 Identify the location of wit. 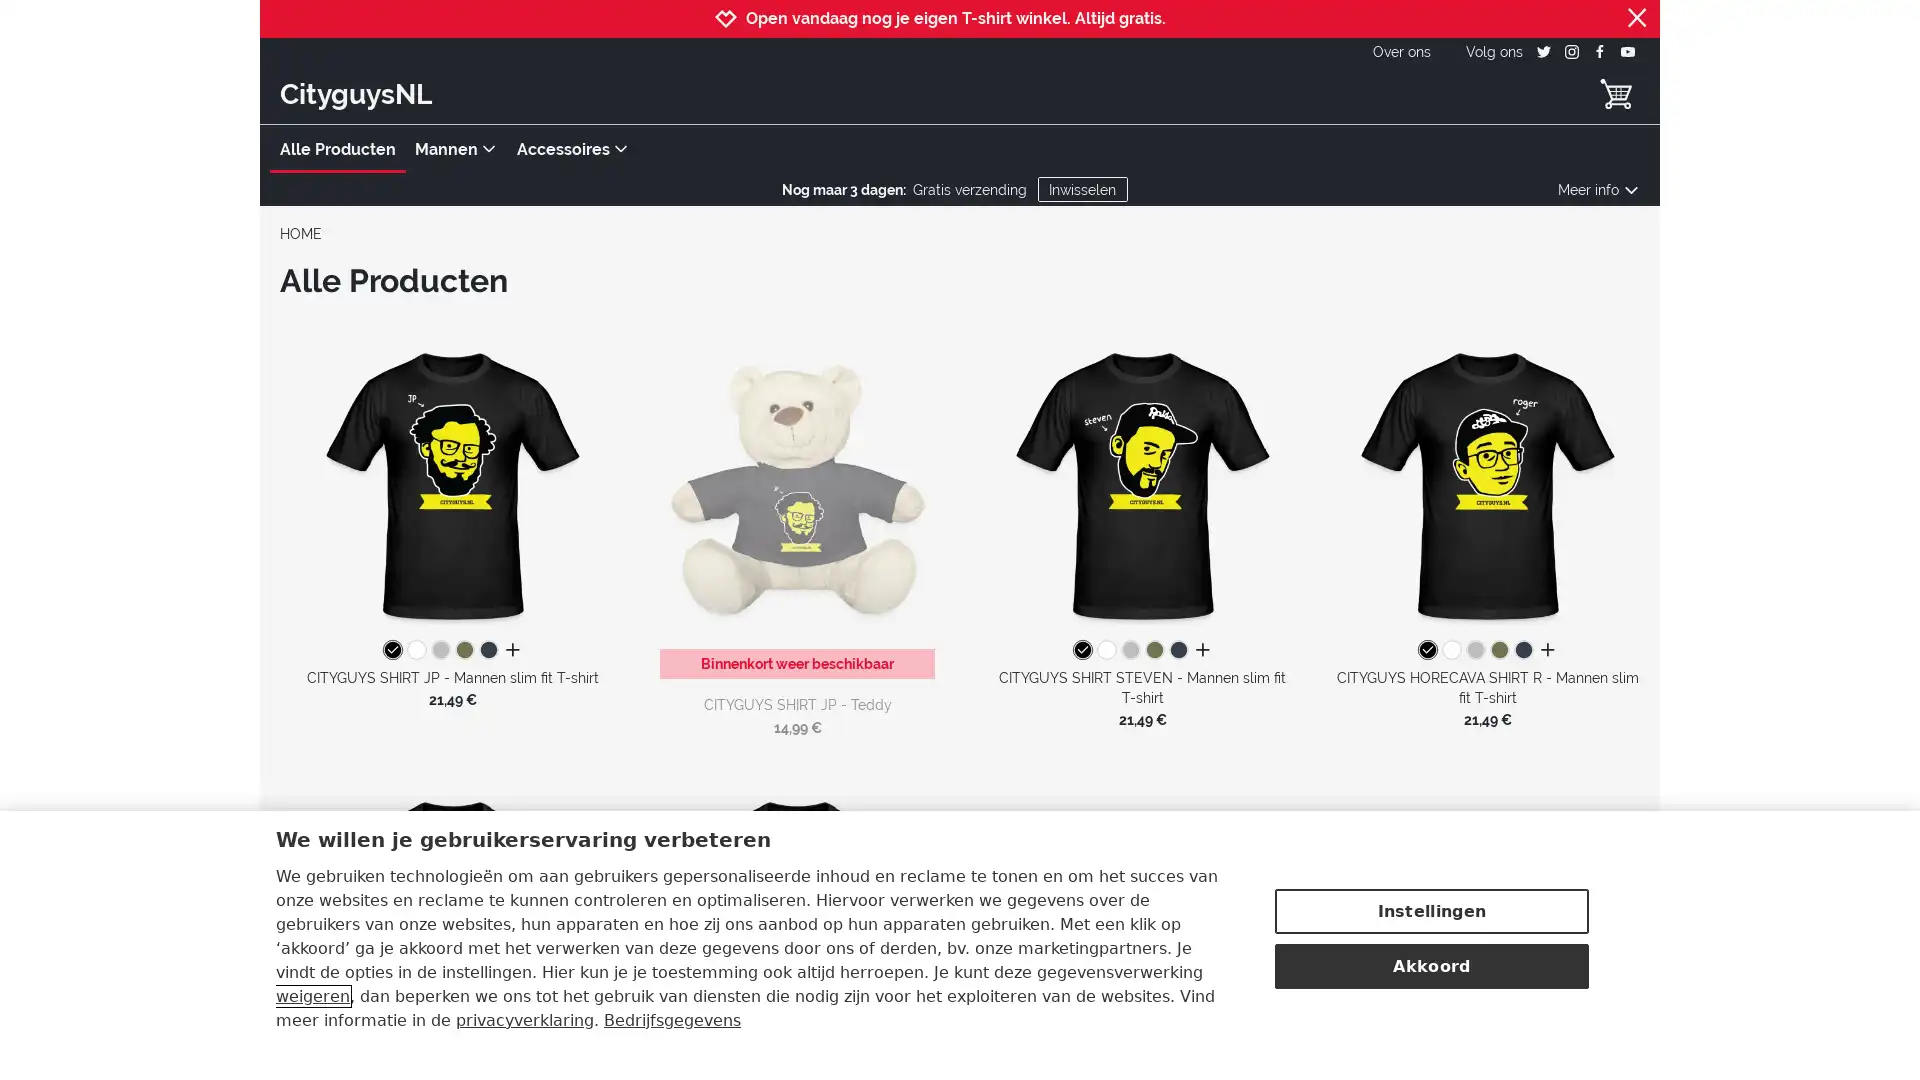
(1104, 651).